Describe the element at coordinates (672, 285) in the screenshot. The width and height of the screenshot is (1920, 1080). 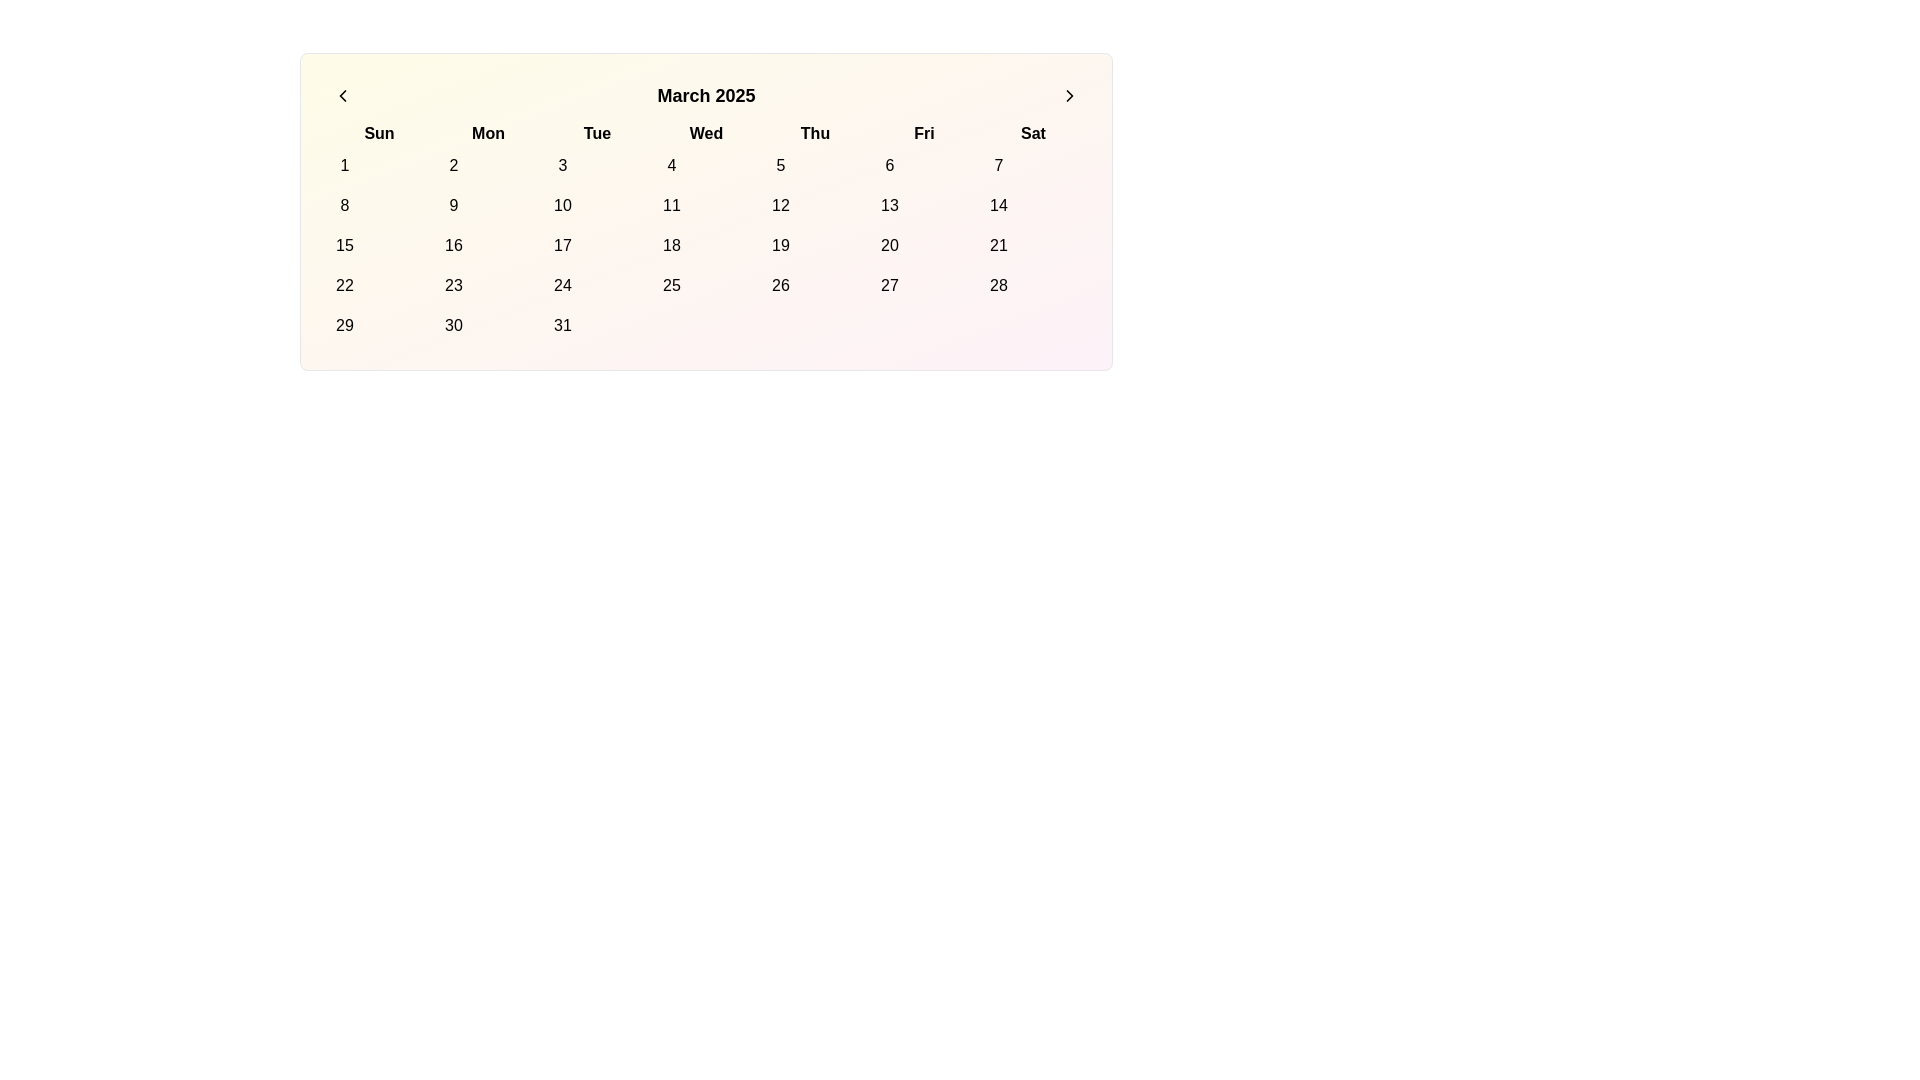
I see `the interactive button representing the date '25' in the calendar grid for March 2025` at that location.